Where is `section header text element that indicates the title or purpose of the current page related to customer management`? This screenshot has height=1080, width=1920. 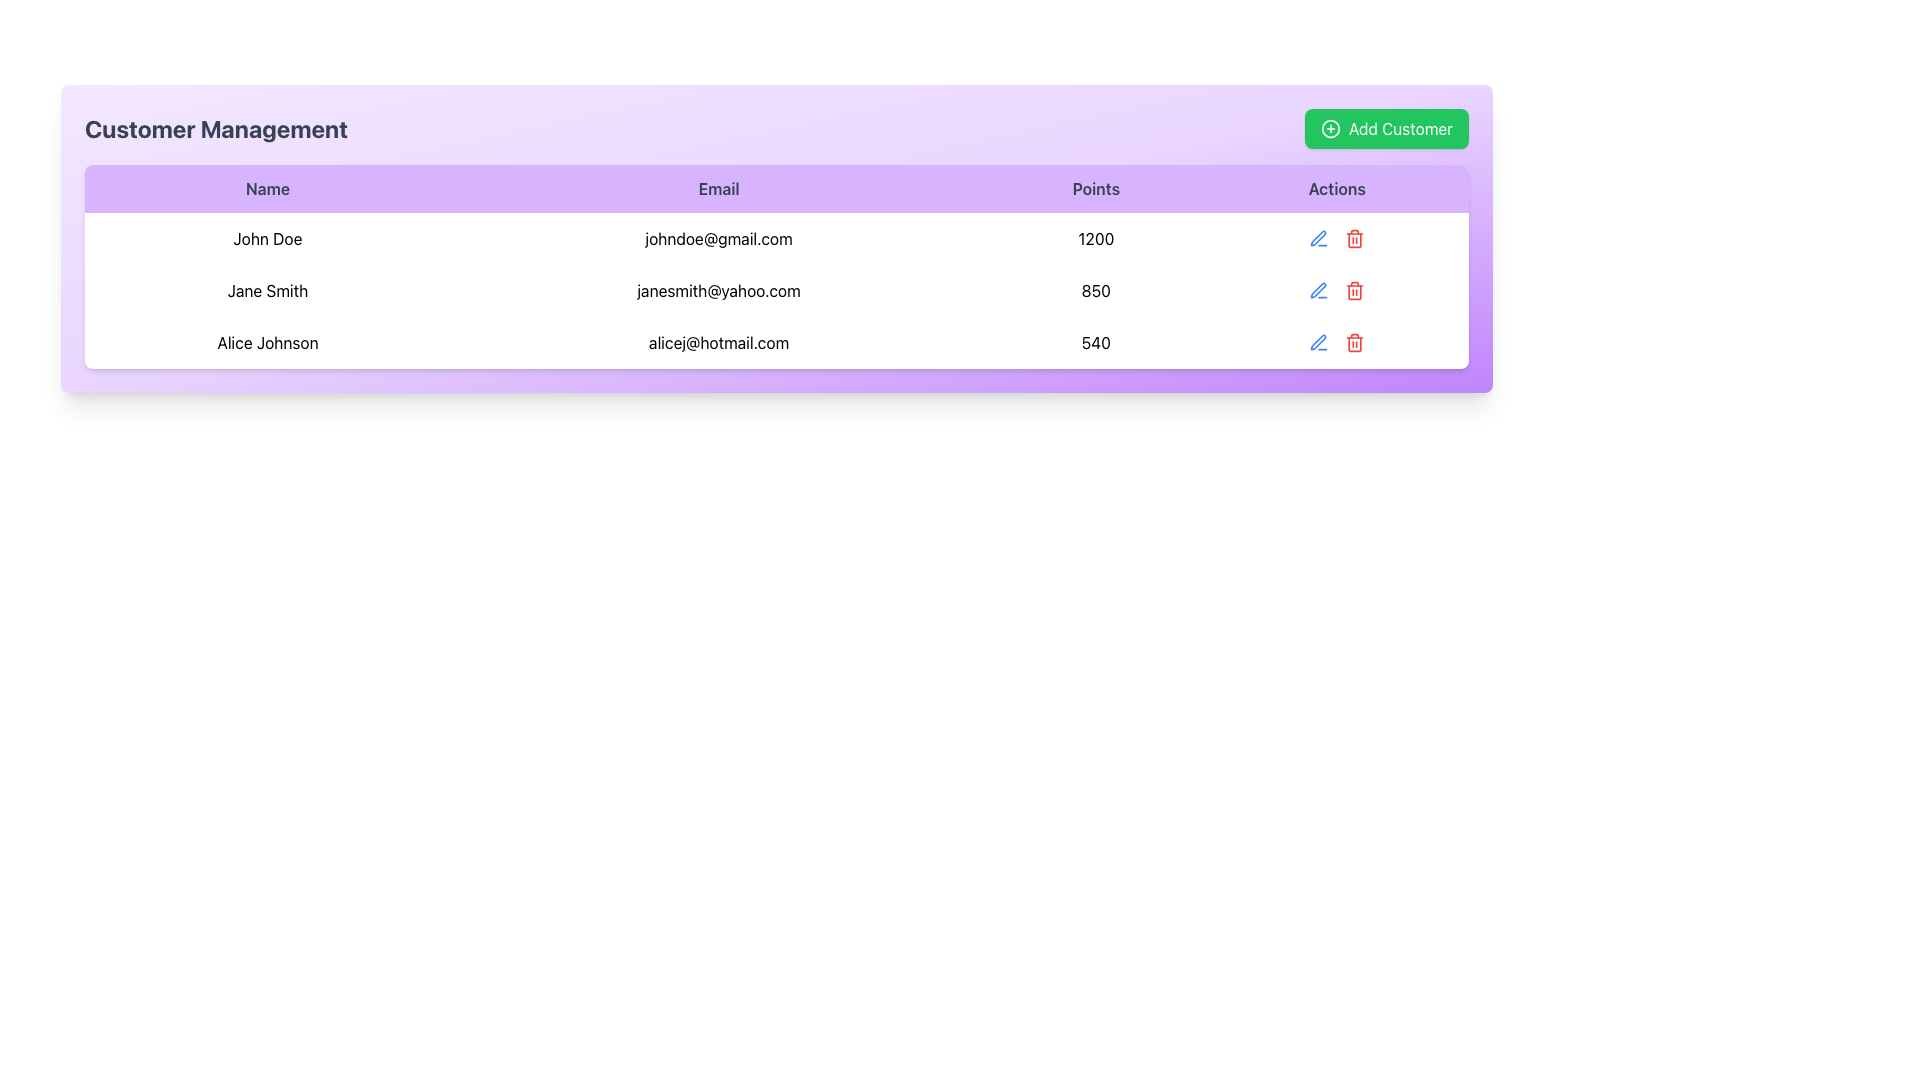
section header text element that indicates the title or purpose of the current page related to customer management is located at coordinates (216, 128).